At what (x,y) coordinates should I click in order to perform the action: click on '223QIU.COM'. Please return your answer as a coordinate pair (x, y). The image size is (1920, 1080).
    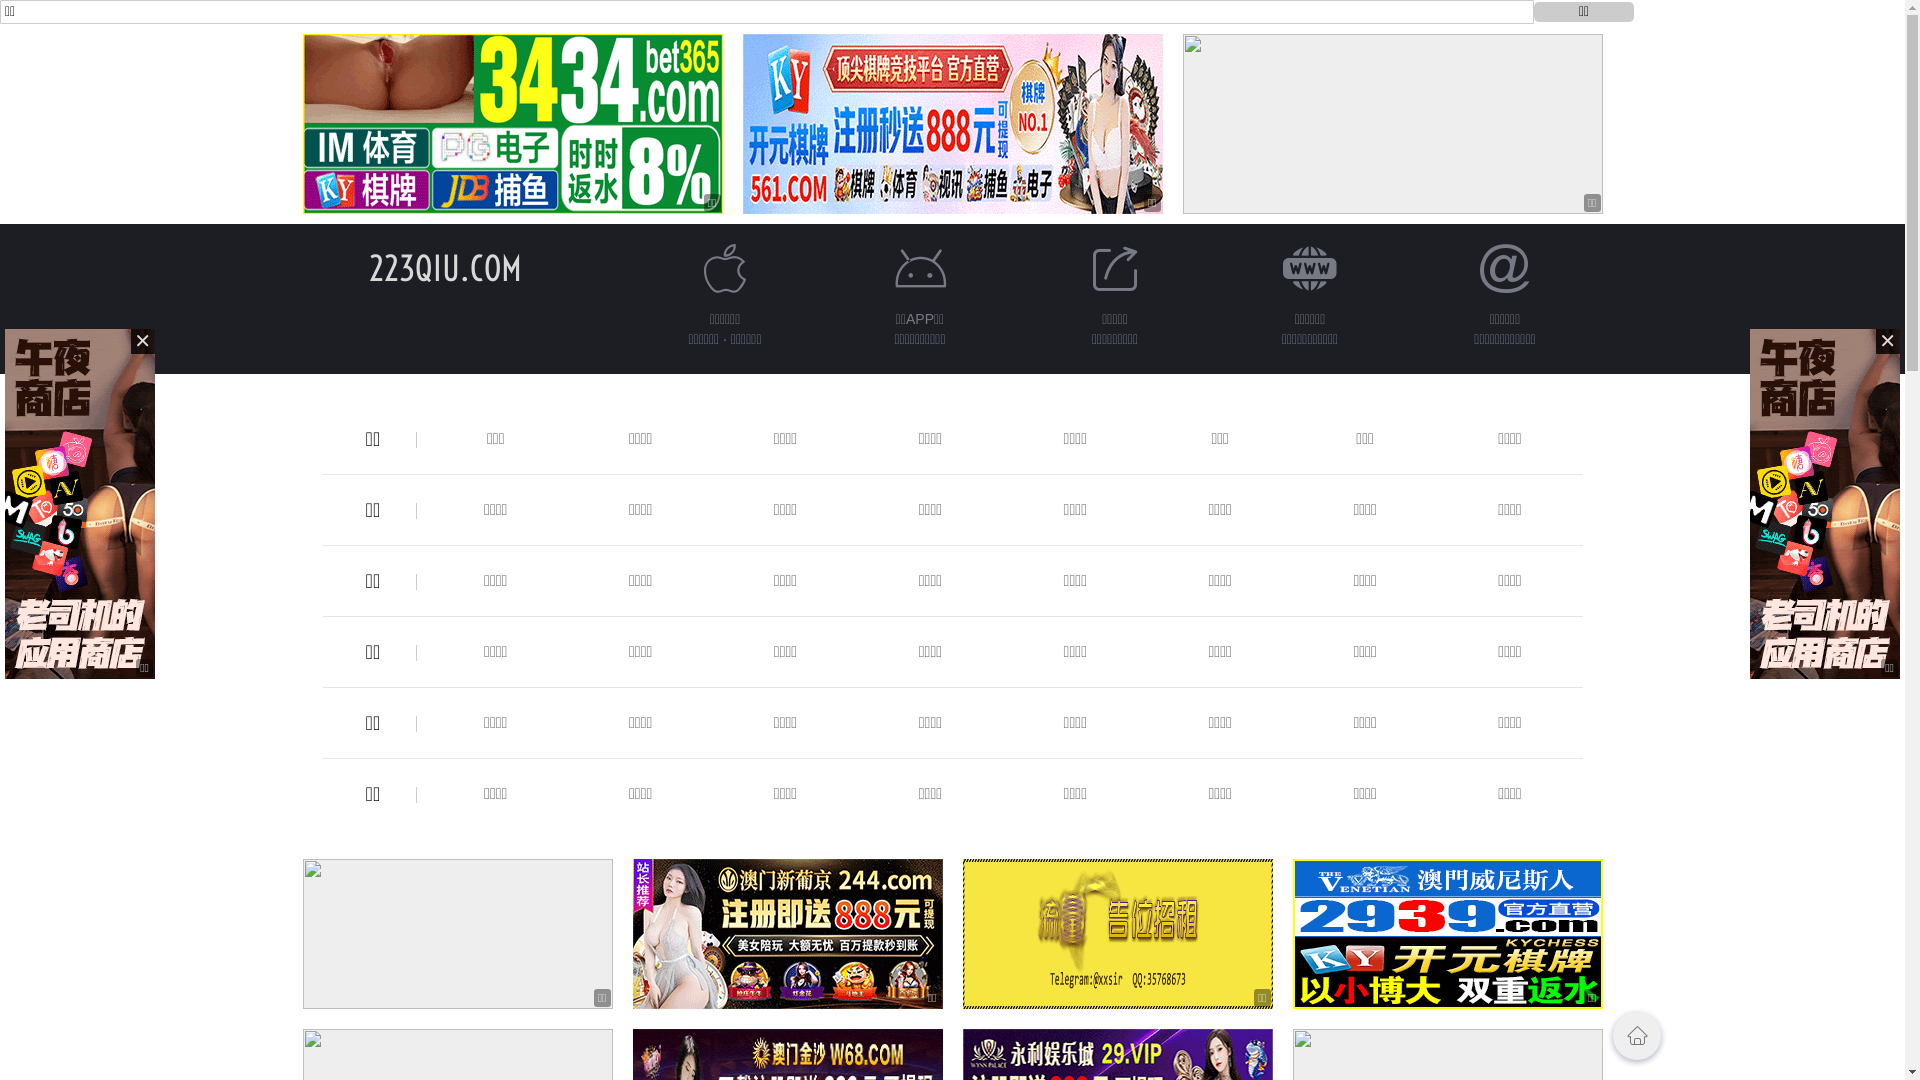
    Looking at the image, I should click on (444, 267).